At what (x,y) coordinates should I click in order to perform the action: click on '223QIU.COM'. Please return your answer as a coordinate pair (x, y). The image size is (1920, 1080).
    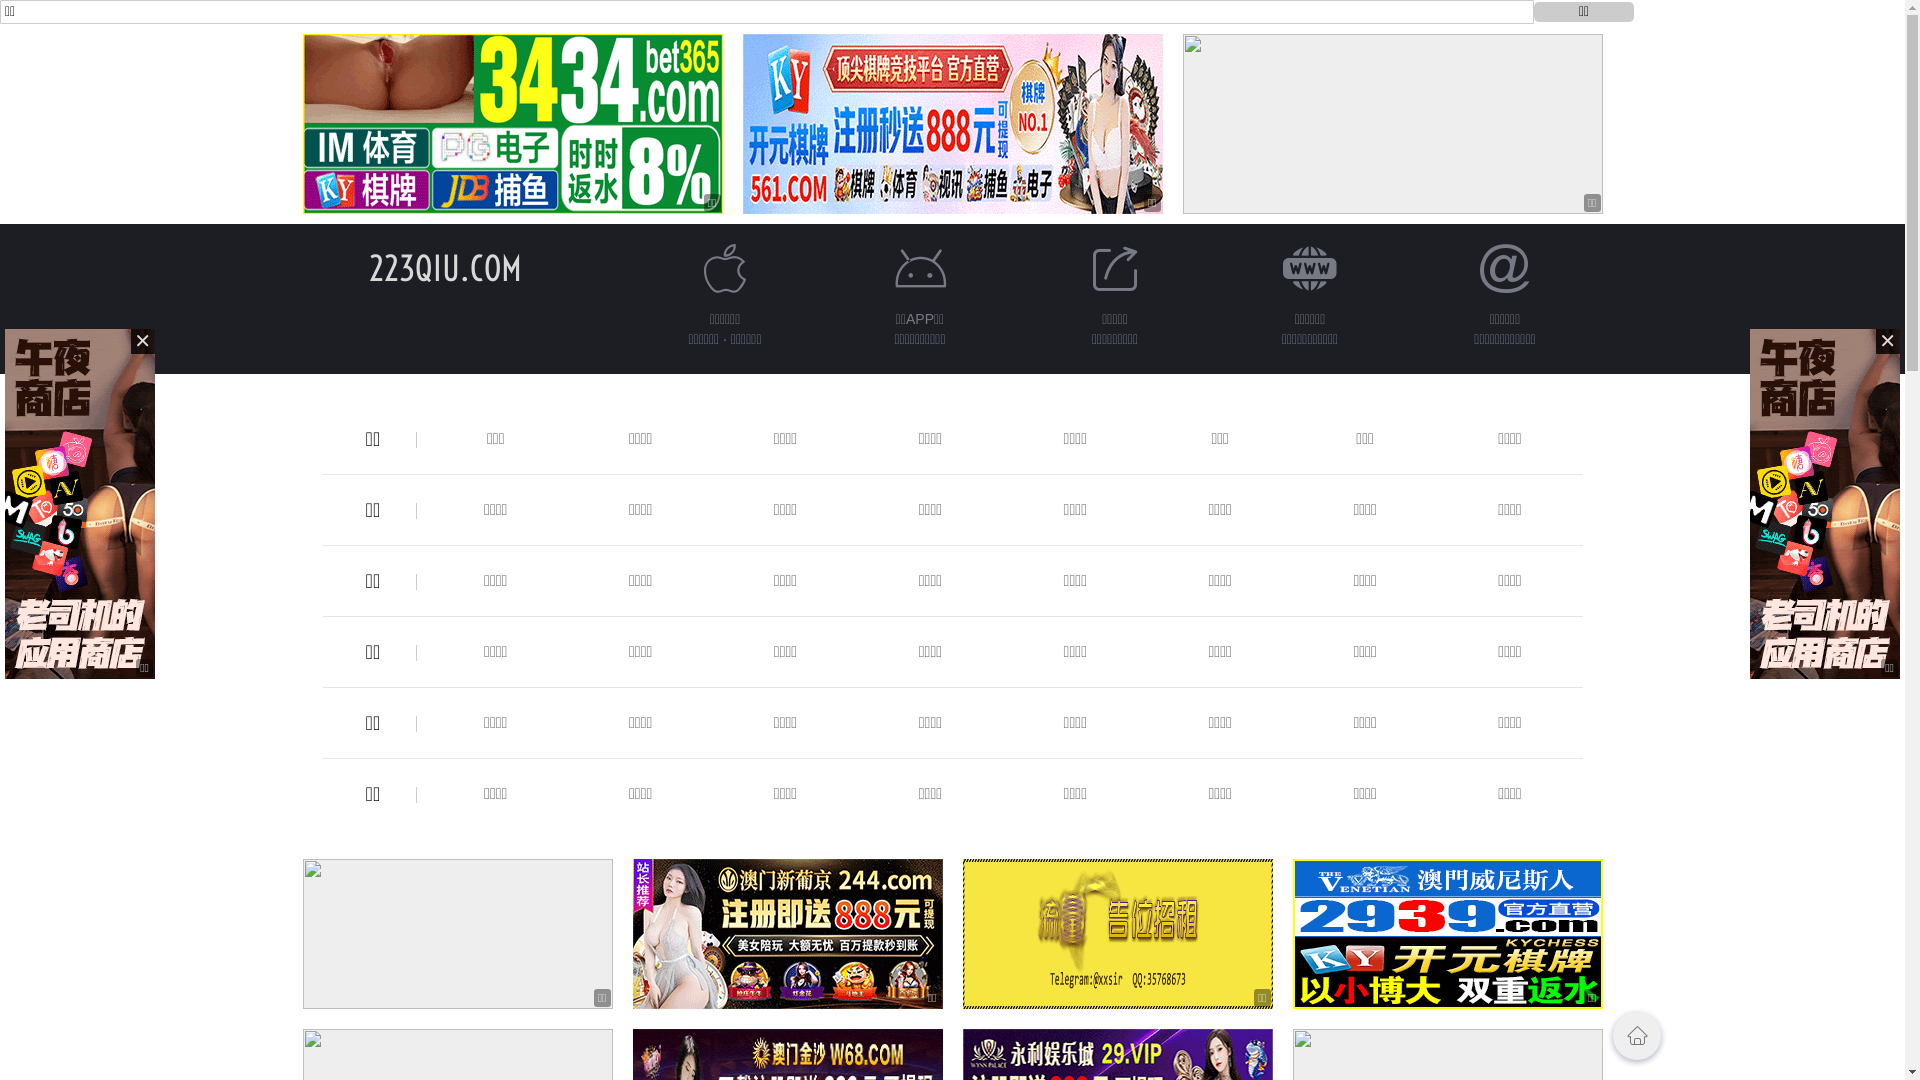
    Looking at the image, I should click on (444, 267).